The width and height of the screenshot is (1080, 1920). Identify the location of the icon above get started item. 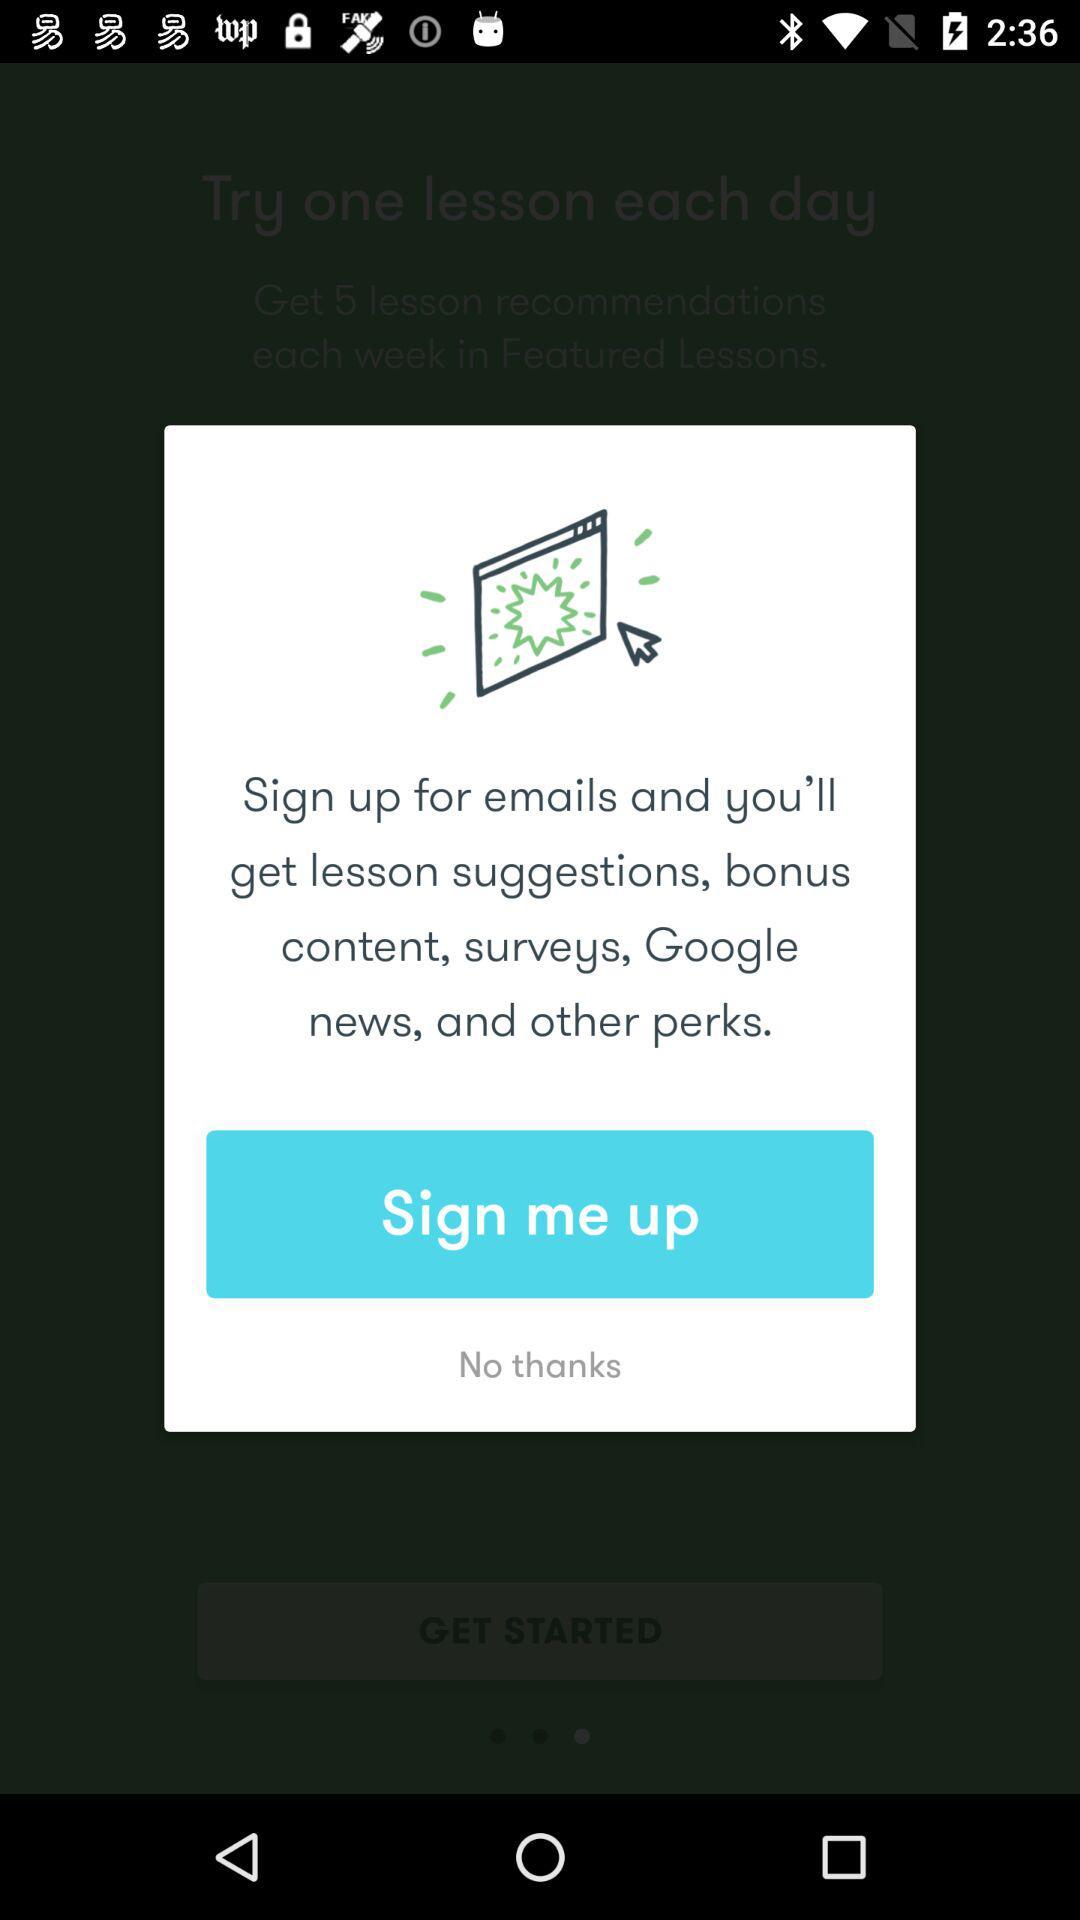
(540, 1363).